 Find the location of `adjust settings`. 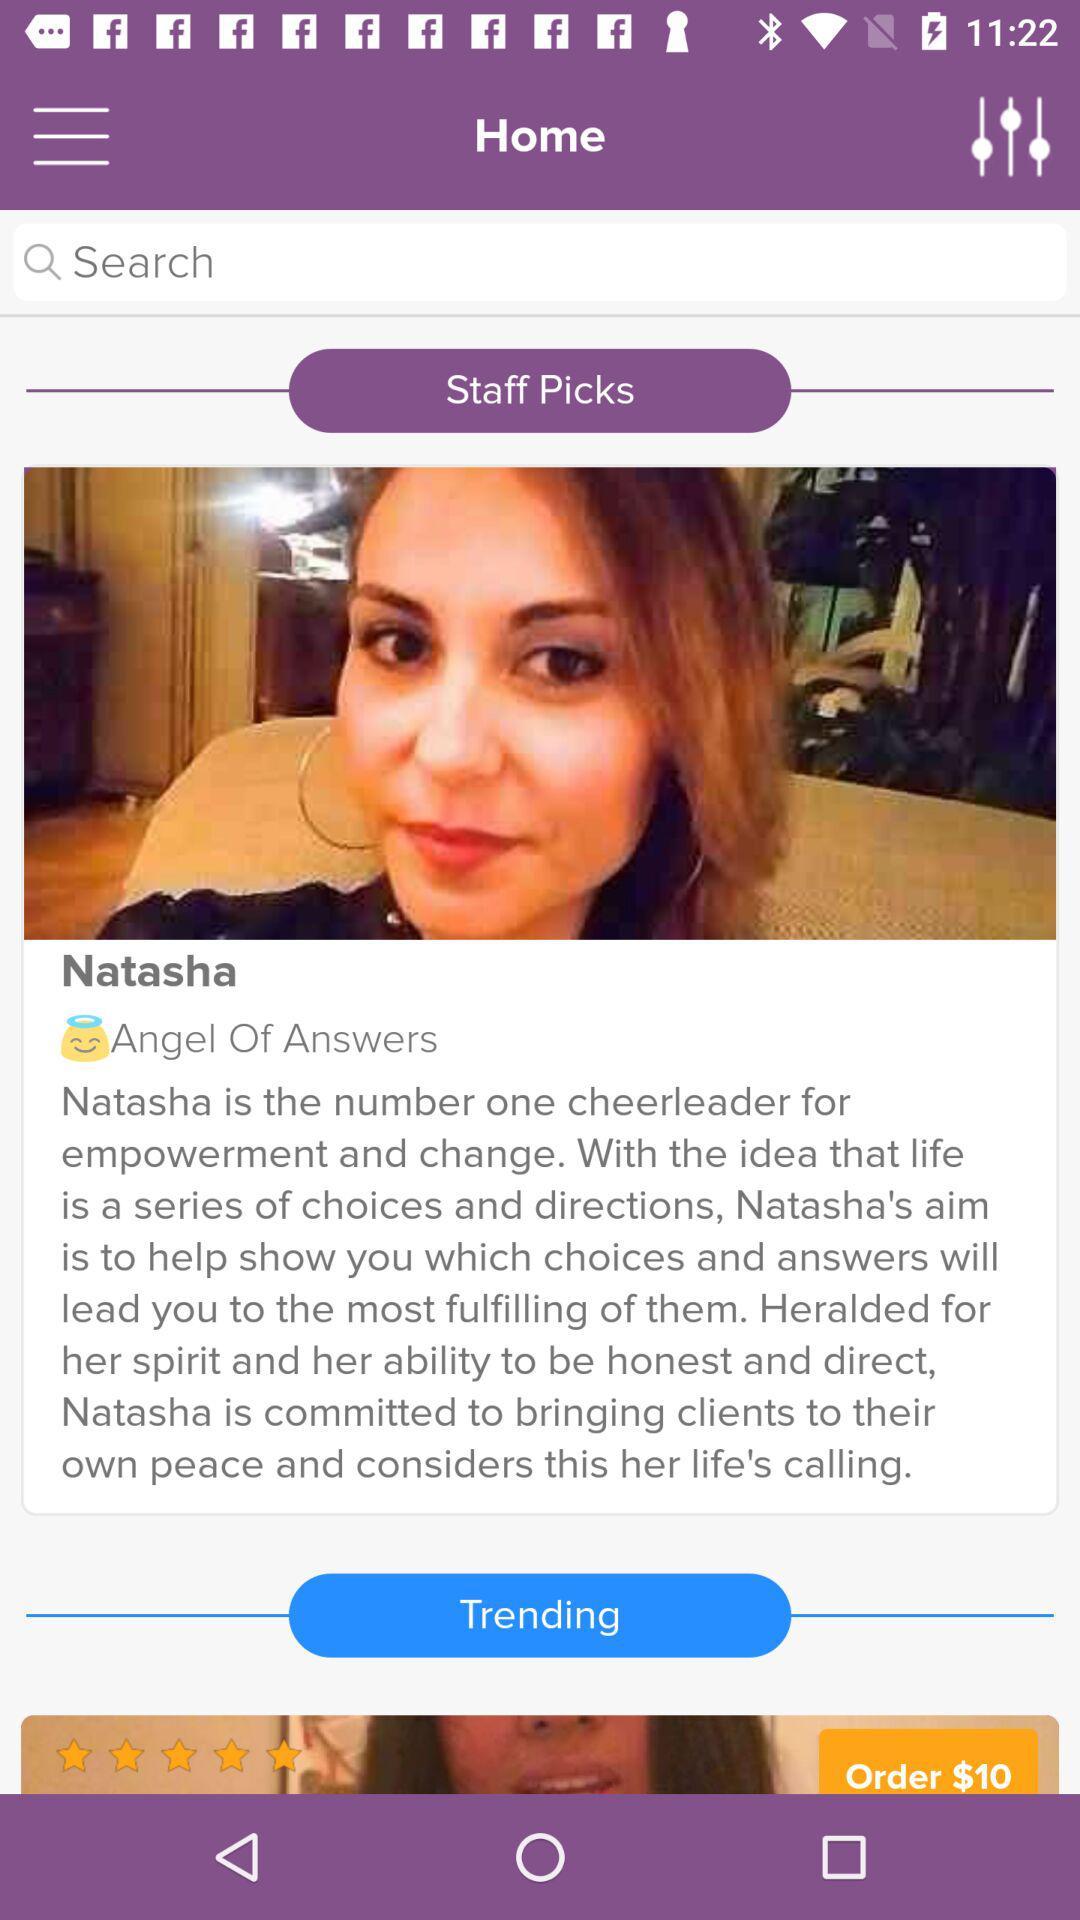

adjust settings is located at coordinates (1011, 135).